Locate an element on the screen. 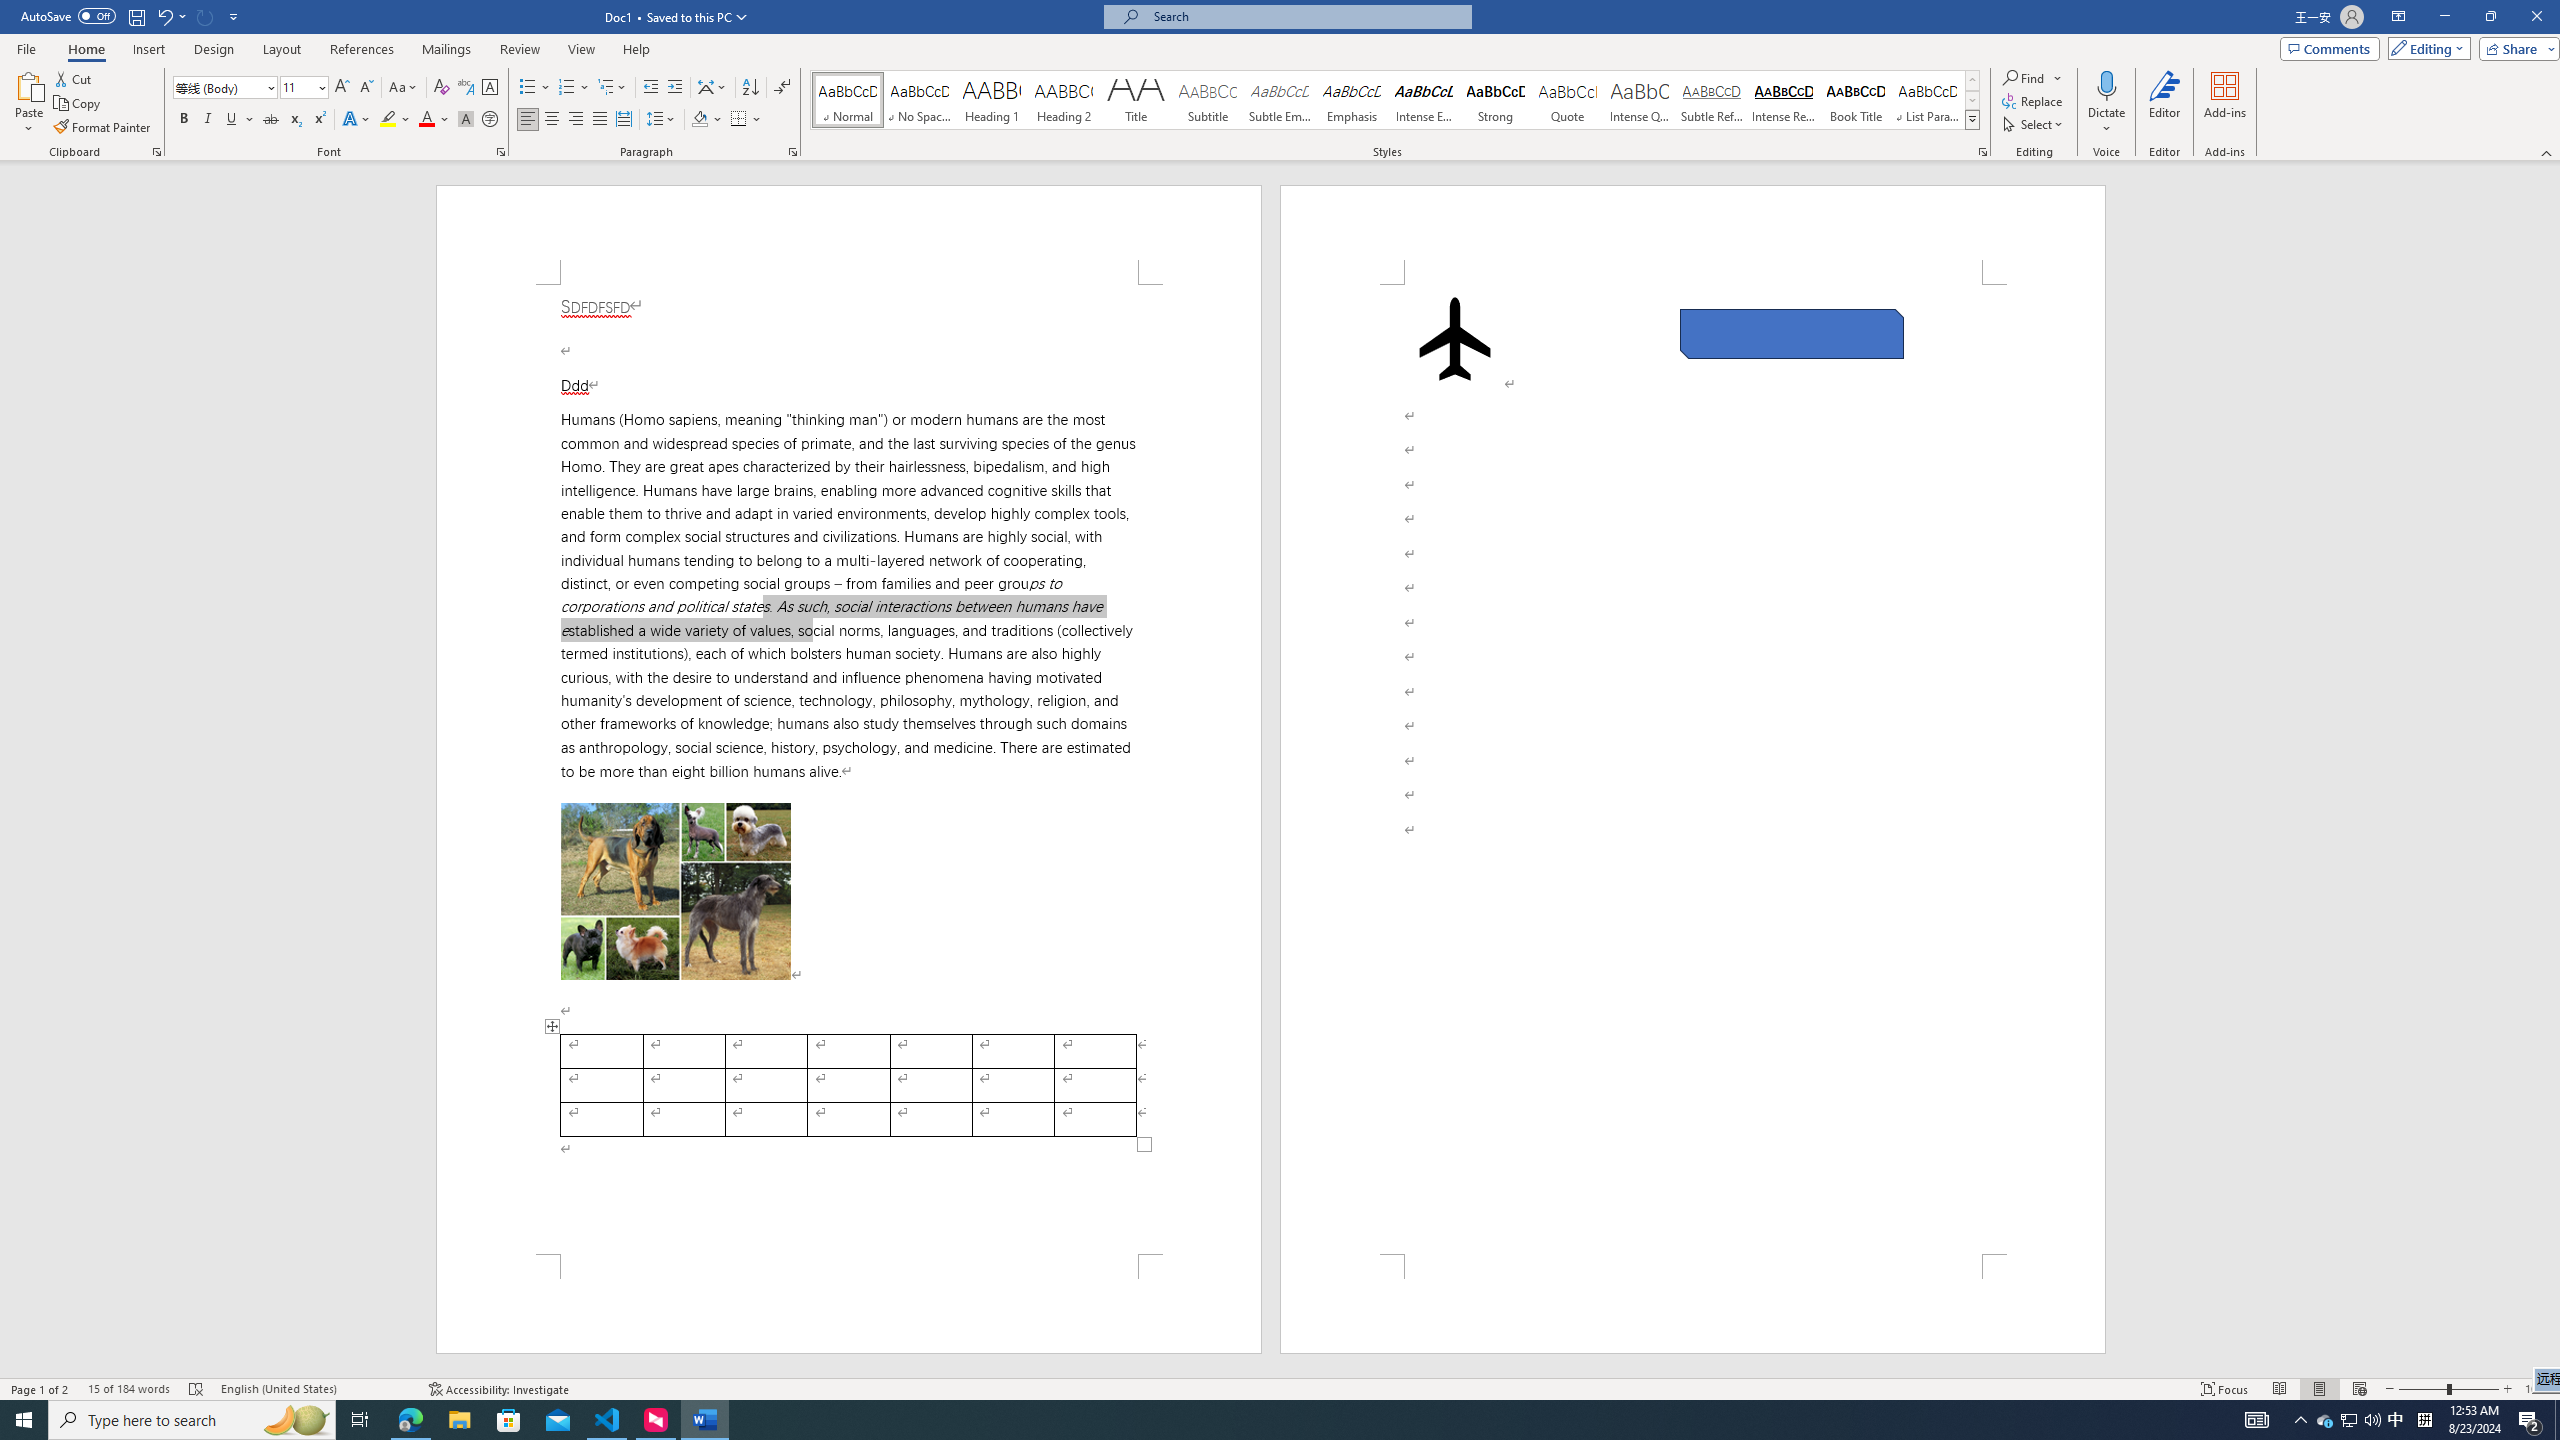 This screenshot has width=2560, height=1440. 'Intense Quote' is located at coordinates (1639, 99).